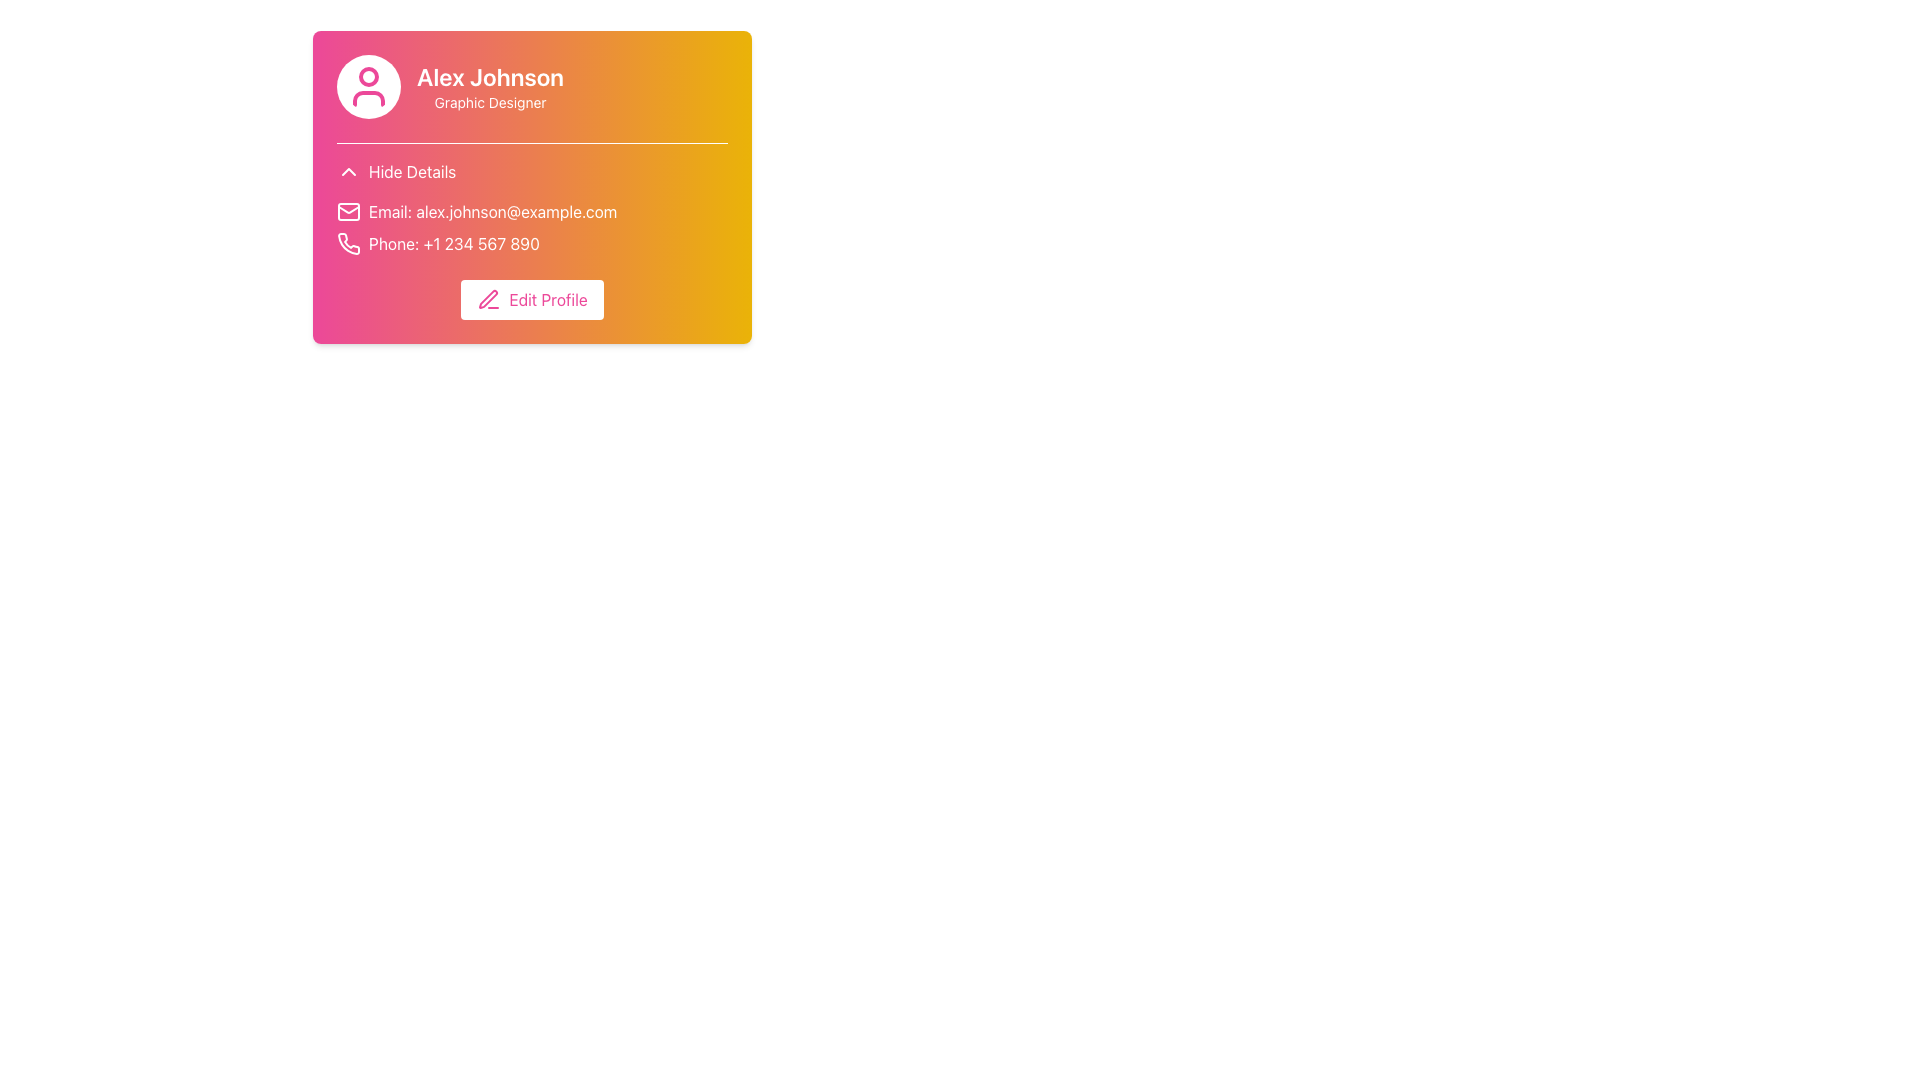 The image size is (1920, 1080). I want to click on text displayed in the Text Label that shows 'Alex Johnson', which is prominently placed at the top of a gradient-colored card, so click(490, 76).